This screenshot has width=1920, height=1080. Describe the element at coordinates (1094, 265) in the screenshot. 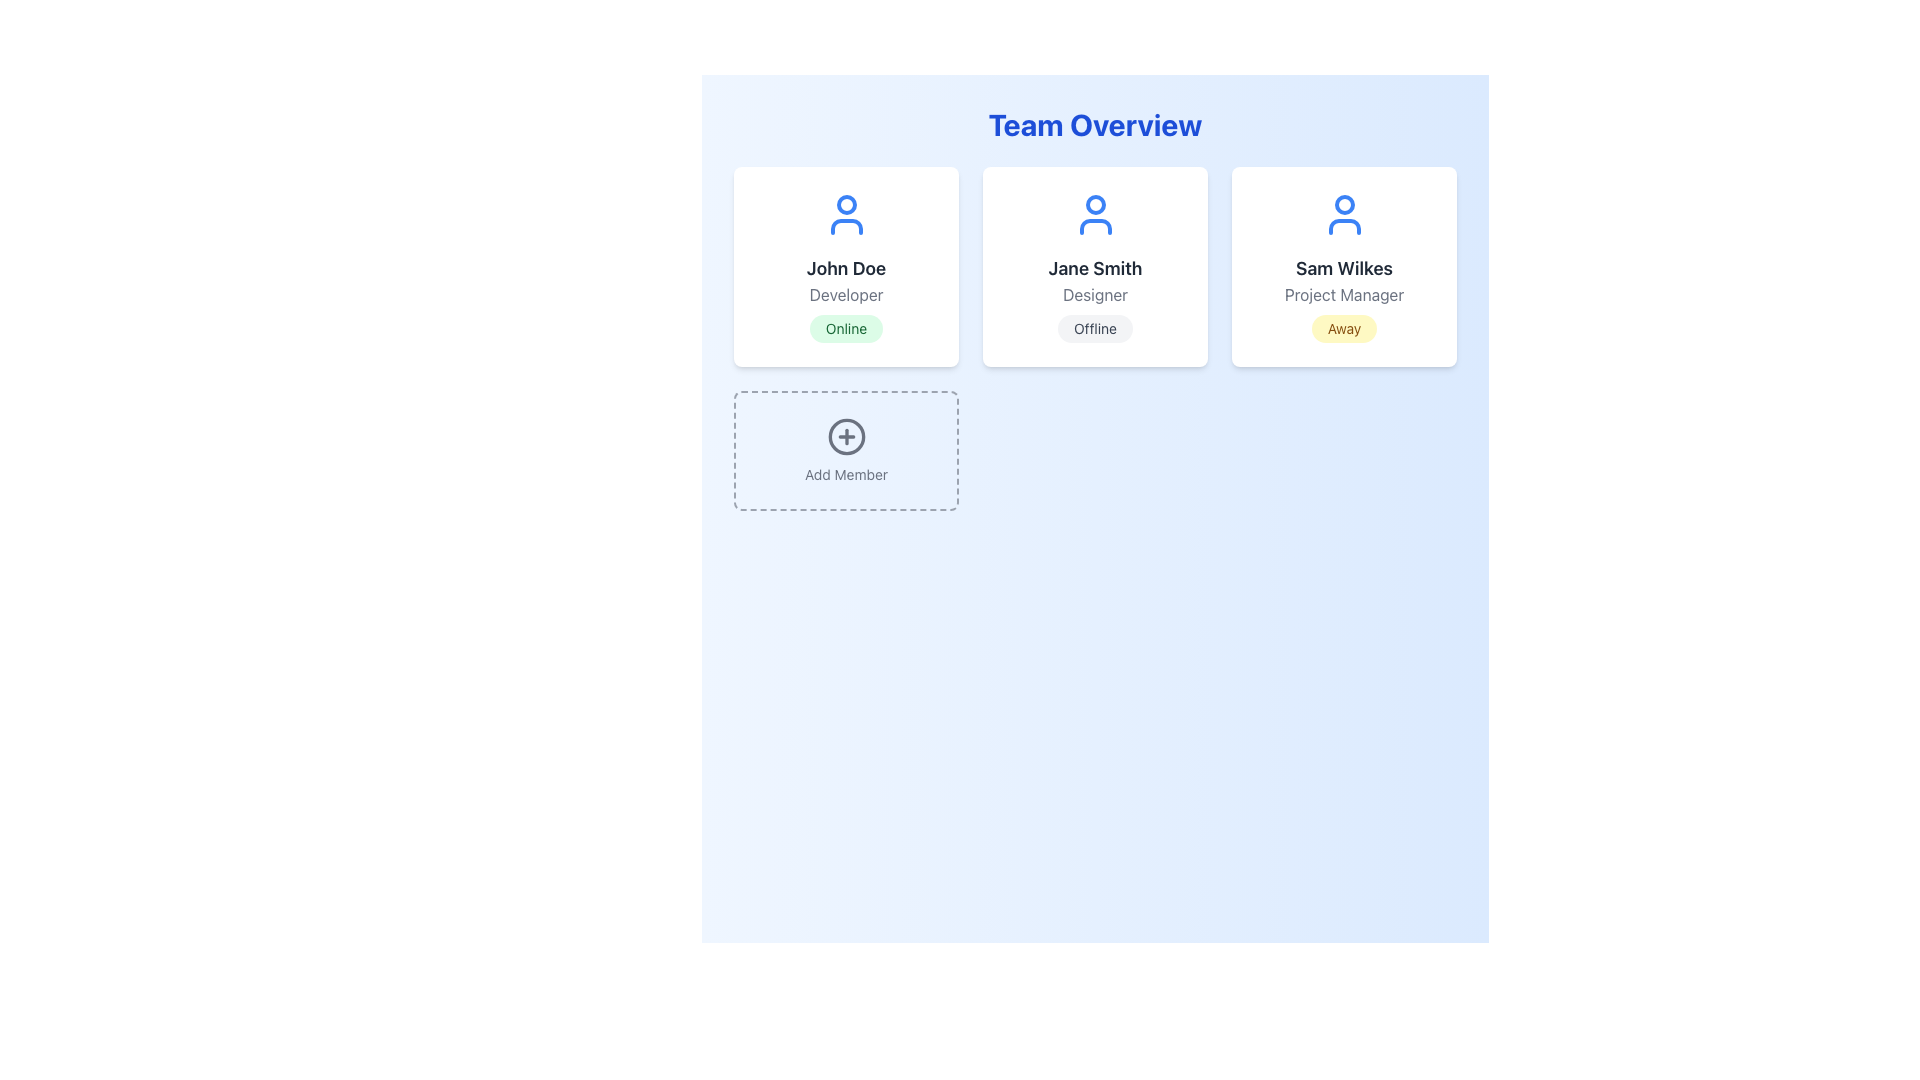

I see `the Profile Card for user 'Jane Smith', which features a blue user icon at the top, bold name 'Jane Smith', subtitle 'Designer', and a pill-shaped status indicator reading 'Offline'` at that location.